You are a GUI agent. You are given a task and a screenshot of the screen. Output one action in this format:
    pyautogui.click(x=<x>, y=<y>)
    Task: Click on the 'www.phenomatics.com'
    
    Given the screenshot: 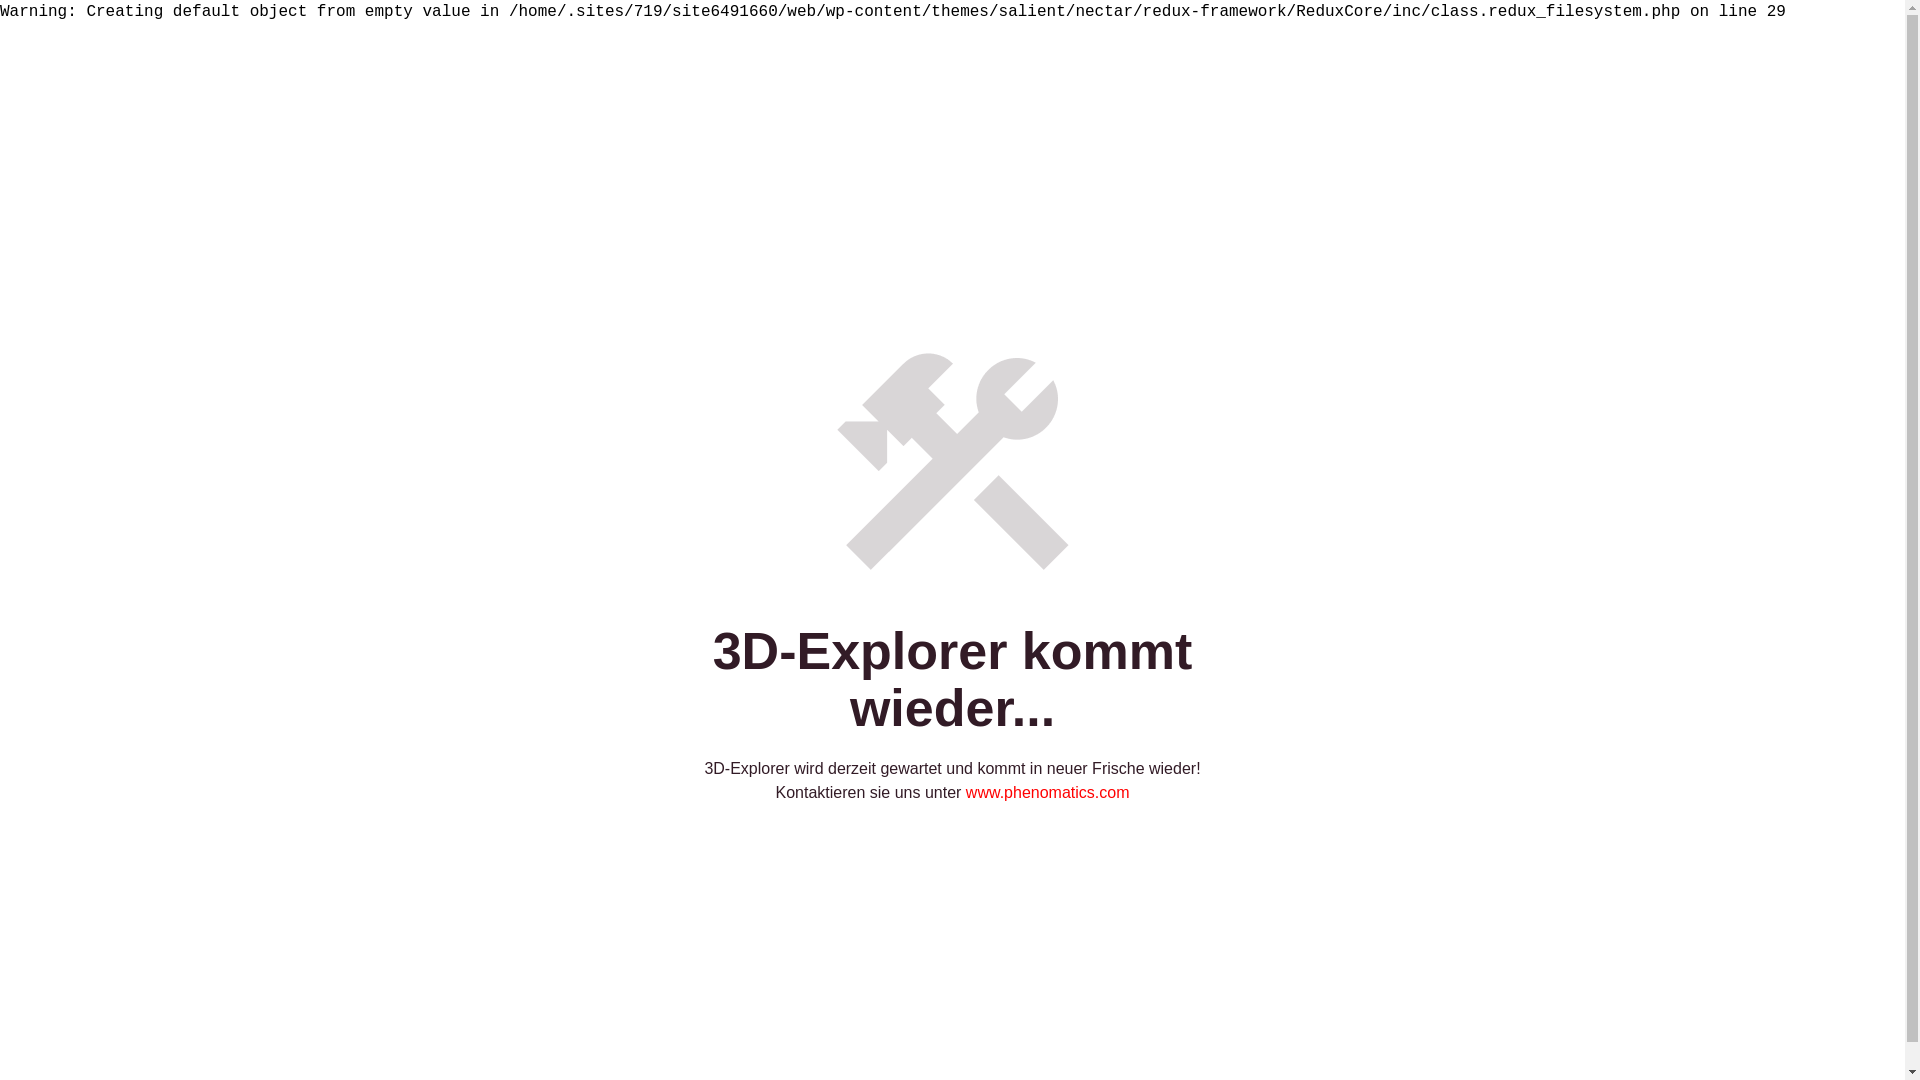 What is the action you would take?
    pyautogui.click(x=1046, y=791)
    